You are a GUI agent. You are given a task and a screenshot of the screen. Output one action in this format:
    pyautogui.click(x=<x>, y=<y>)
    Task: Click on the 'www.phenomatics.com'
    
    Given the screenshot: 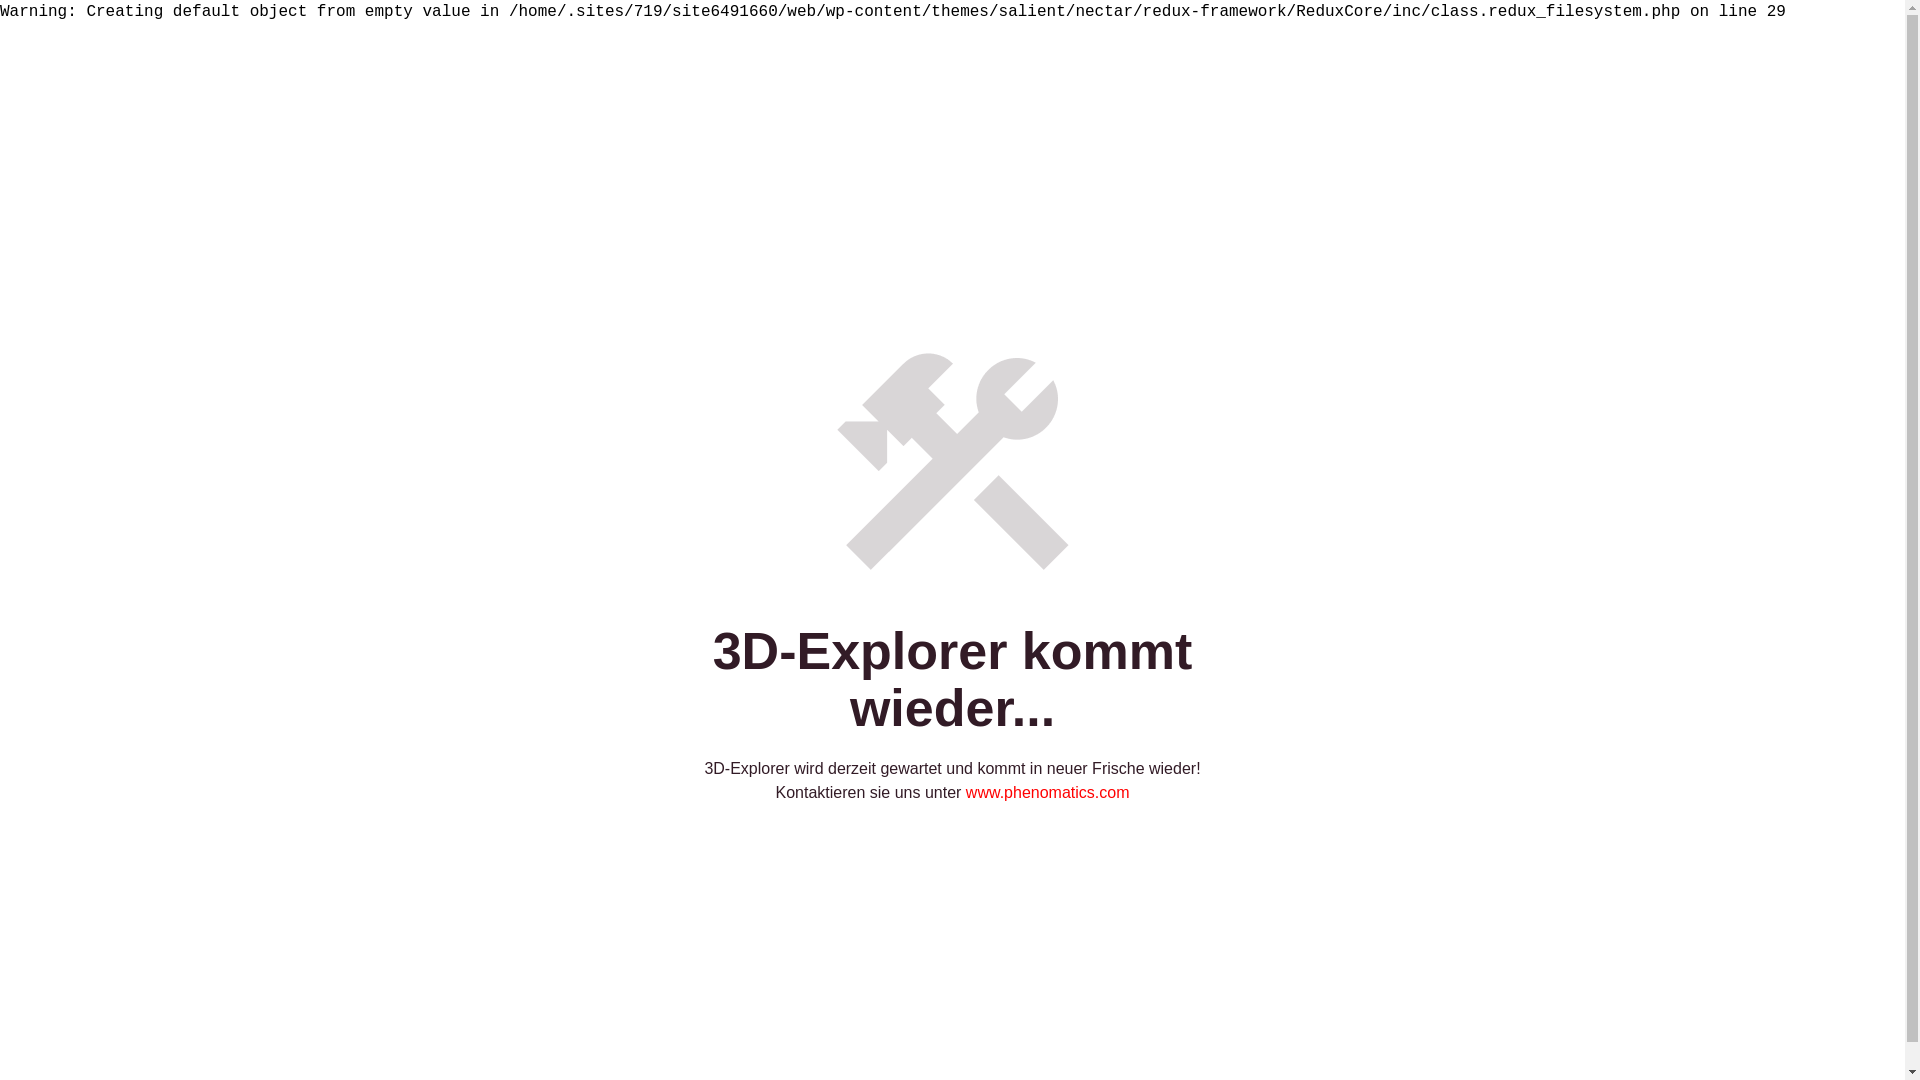 What is the action you would take?
    pyautogui.click(x=1046, y=791)
    